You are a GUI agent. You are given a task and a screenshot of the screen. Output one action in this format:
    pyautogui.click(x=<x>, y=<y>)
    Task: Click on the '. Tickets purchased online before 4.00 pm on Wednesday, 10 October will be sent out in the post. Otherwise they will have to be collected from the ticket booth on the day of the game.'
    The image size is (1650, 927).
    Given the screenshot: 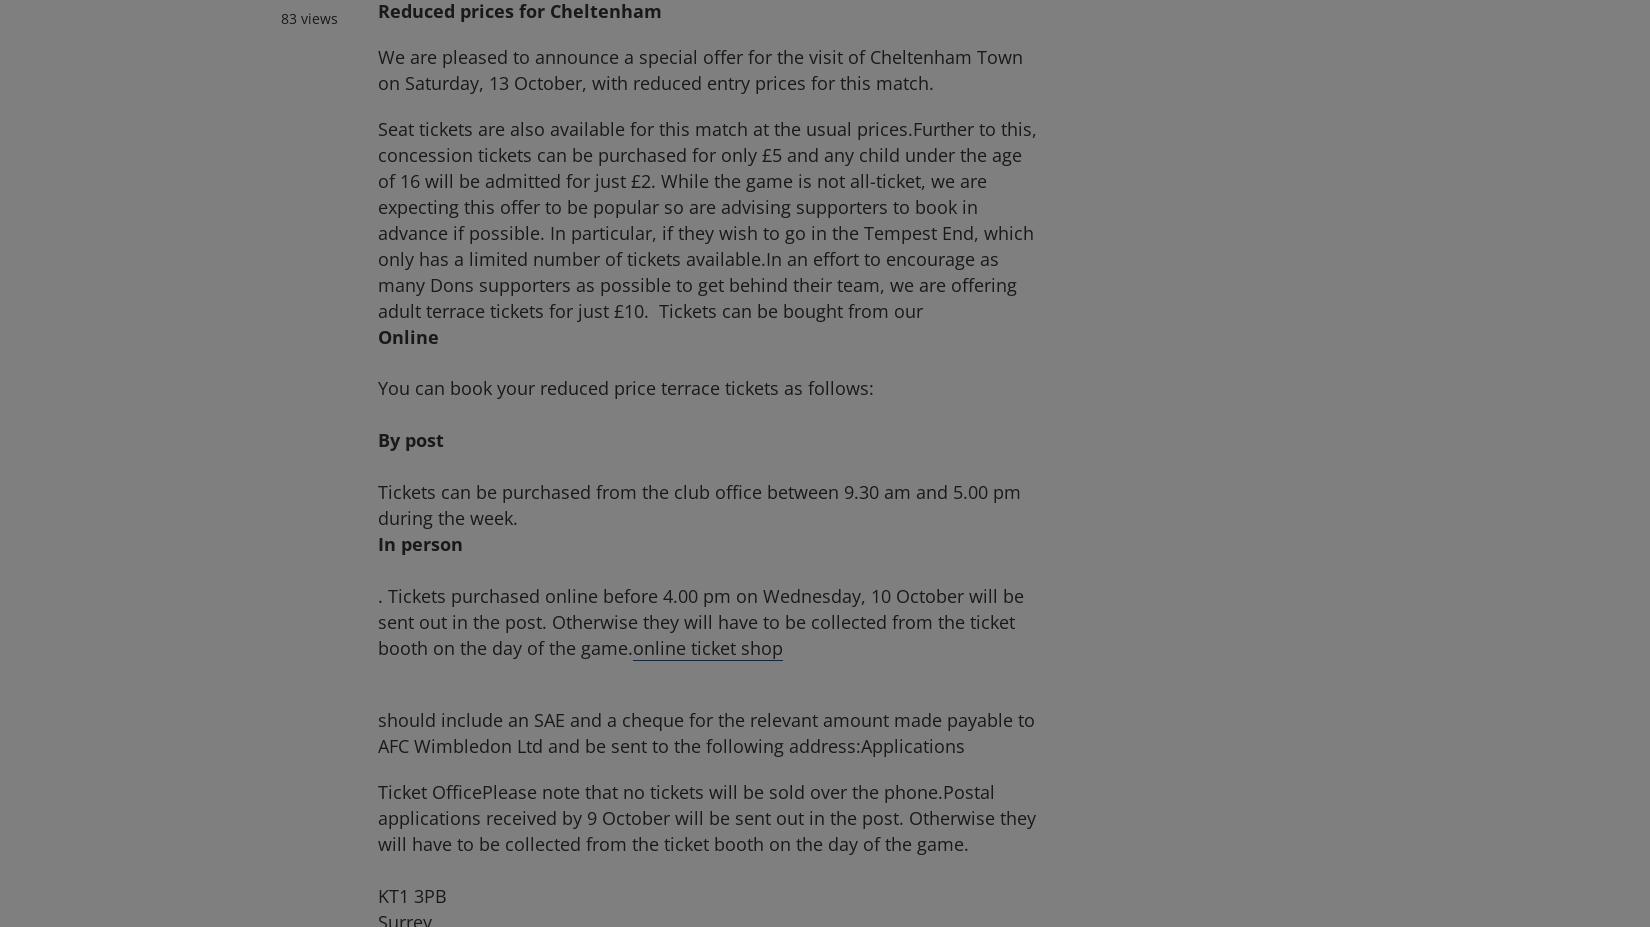 What is the action you would take?
    pyautogui.click(x=699, y=621)
    